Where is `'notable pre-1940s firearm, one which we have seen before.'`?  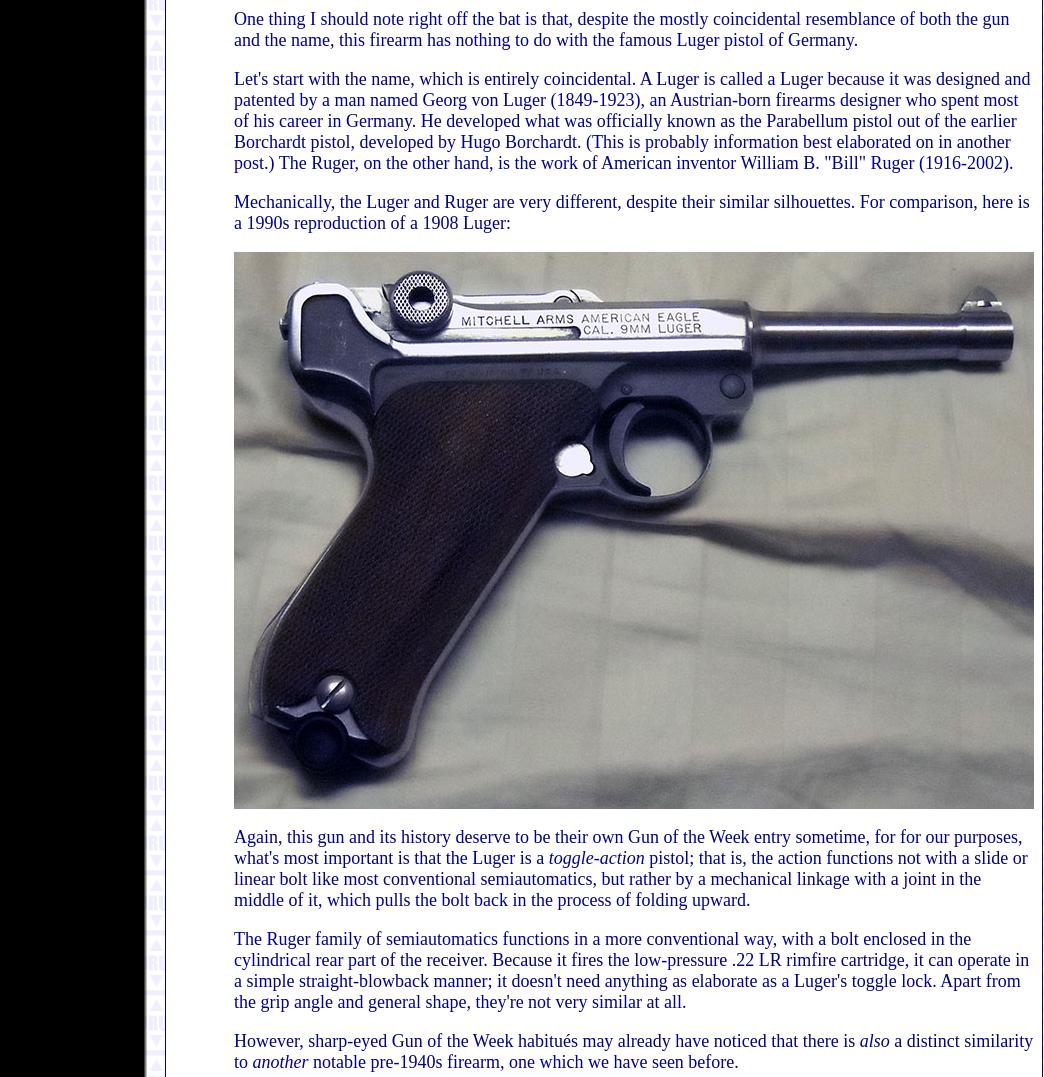
'notable pre-1940s firearm, one which we have seen before.' is located at coordinates (522, 1062).